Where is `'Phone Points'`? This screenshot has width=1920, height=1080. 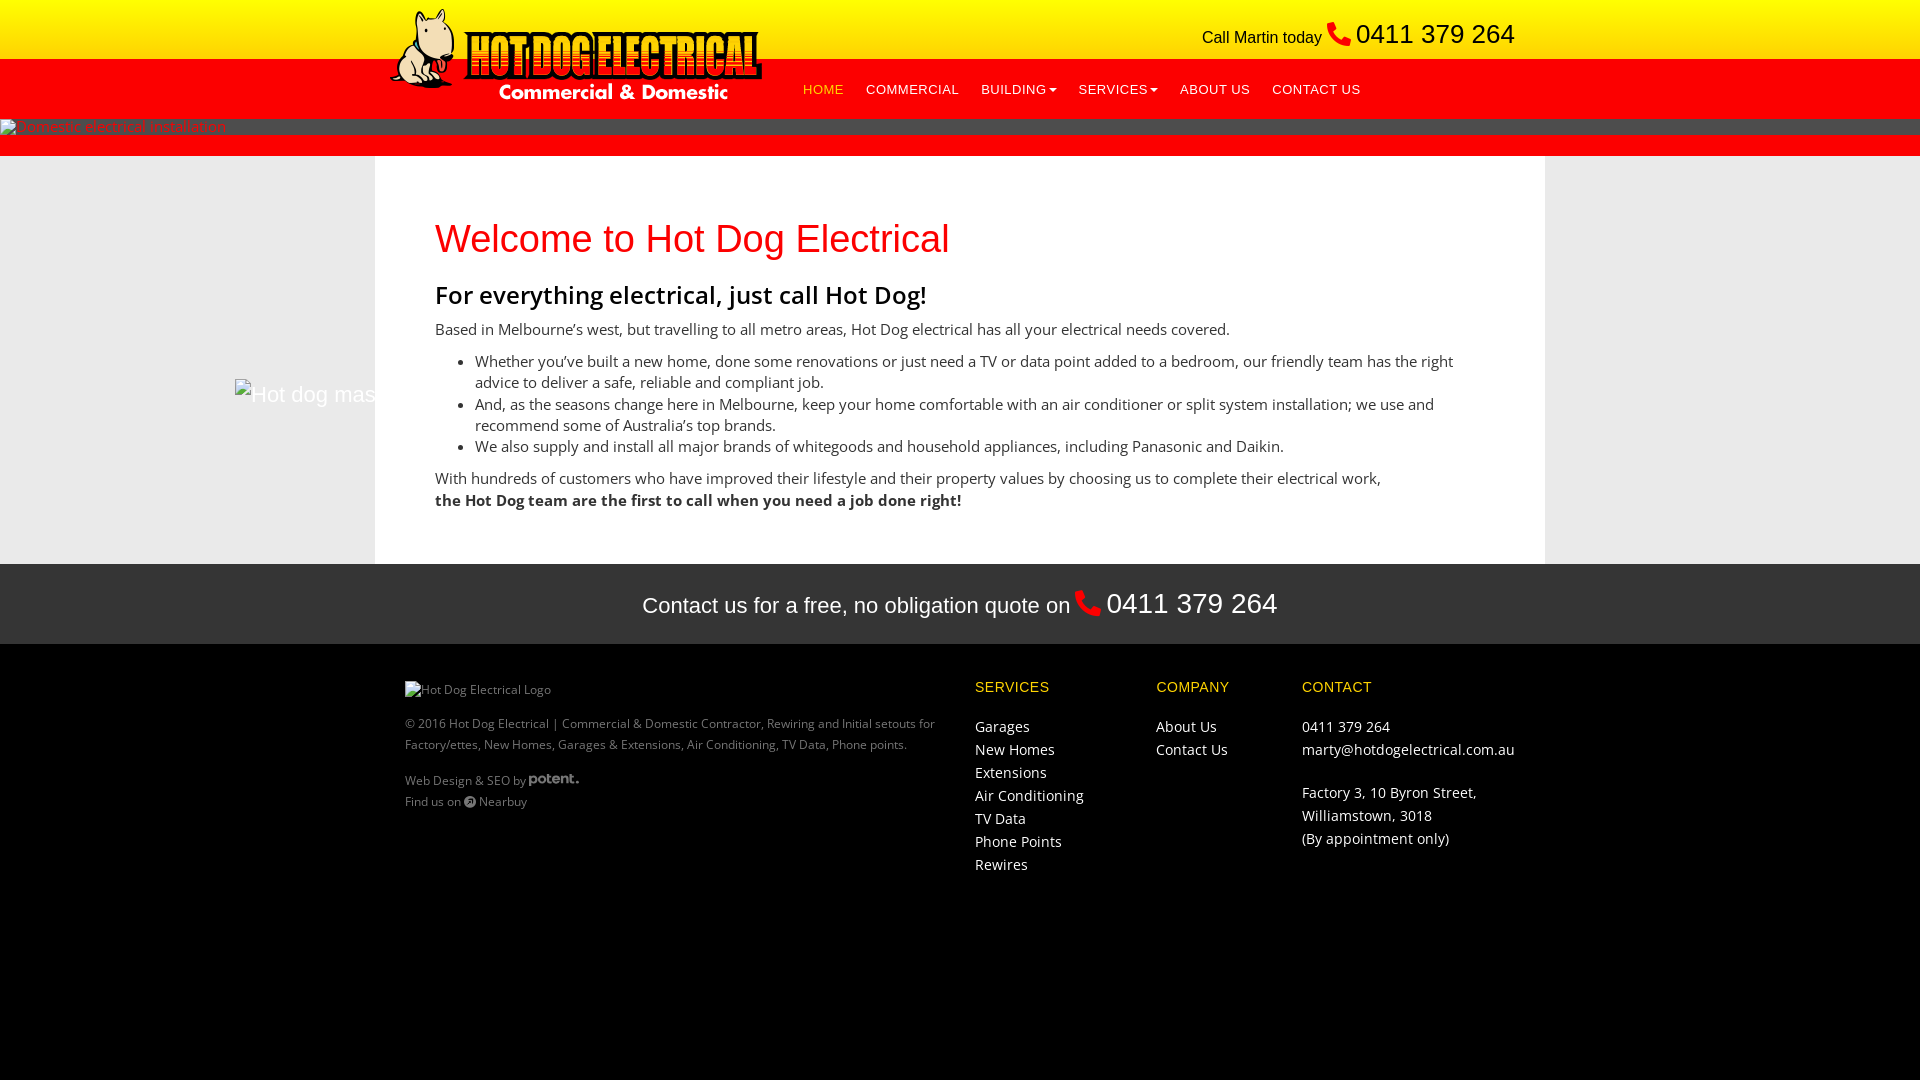
'Phone Points' is located at coordinates (974, 841).